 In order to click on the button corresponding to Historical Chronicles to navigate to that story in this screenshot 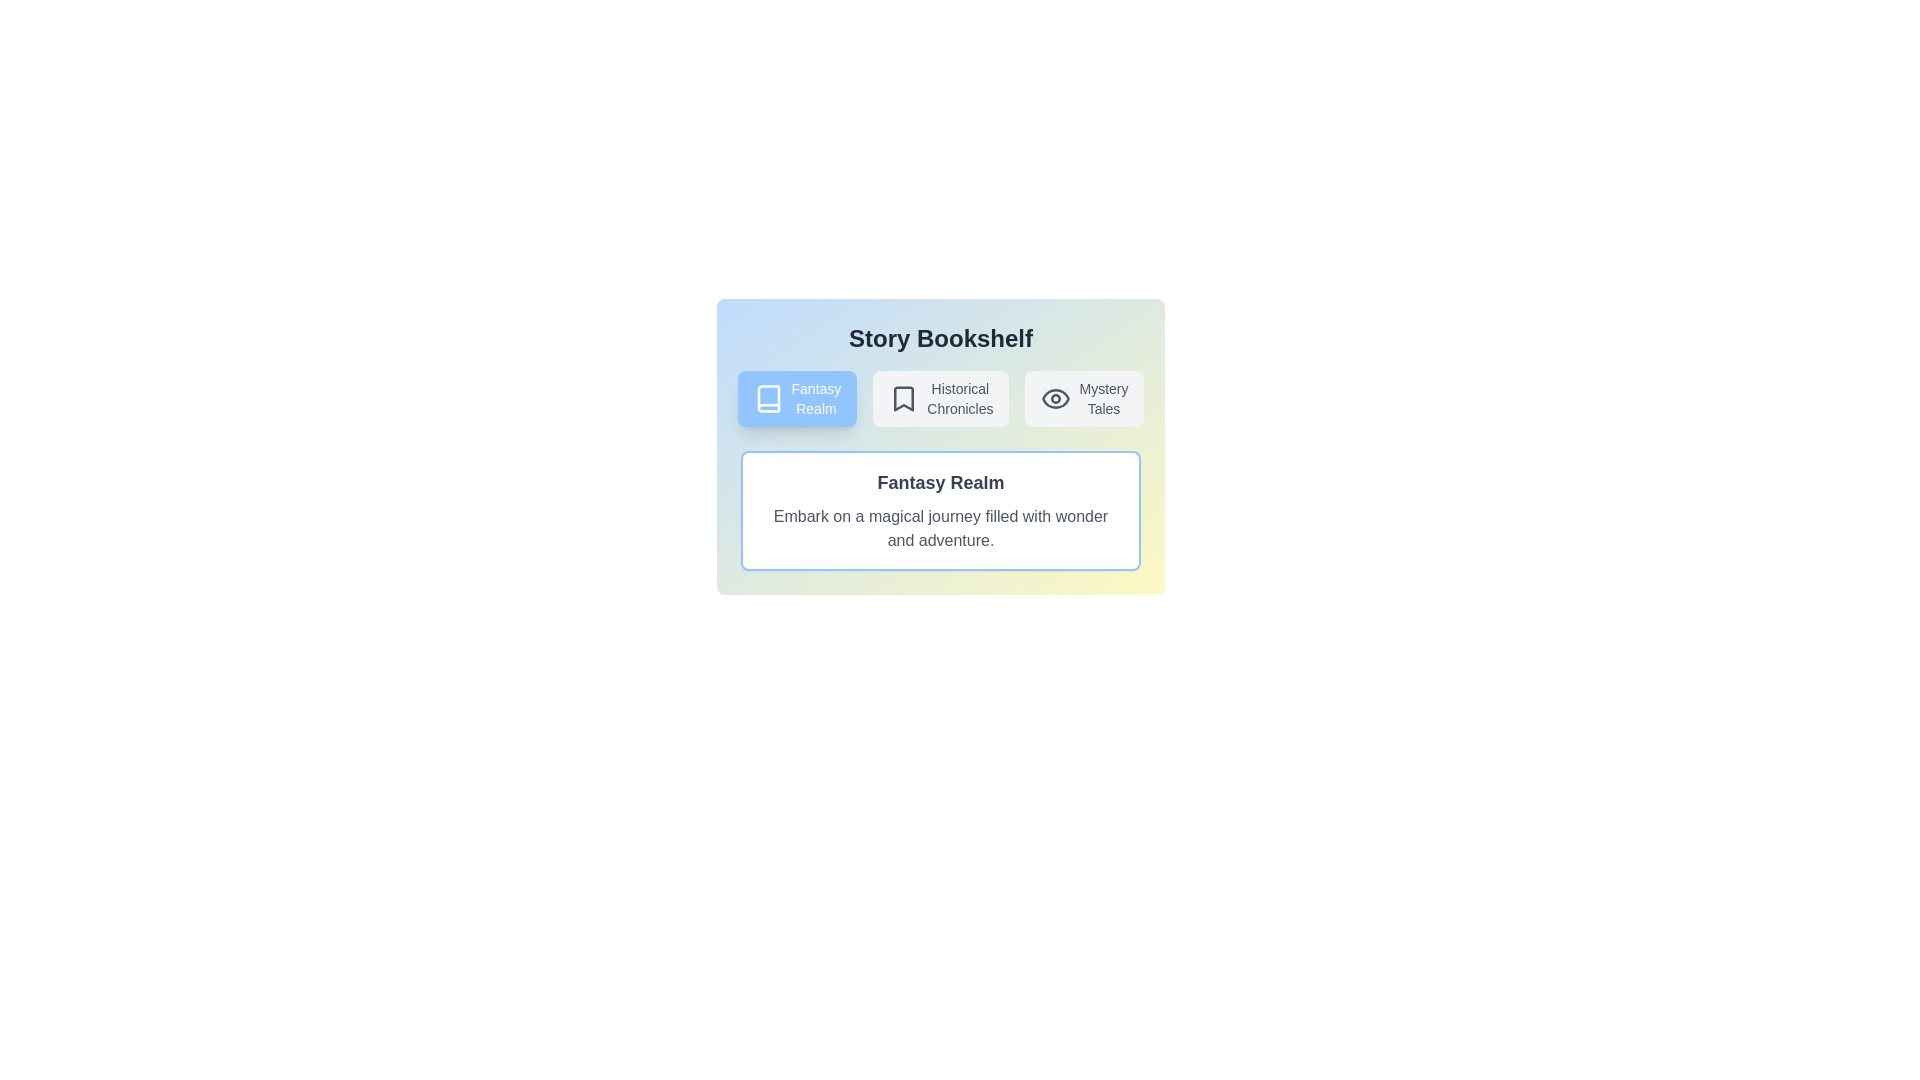, I will do `click(940, 398)`.